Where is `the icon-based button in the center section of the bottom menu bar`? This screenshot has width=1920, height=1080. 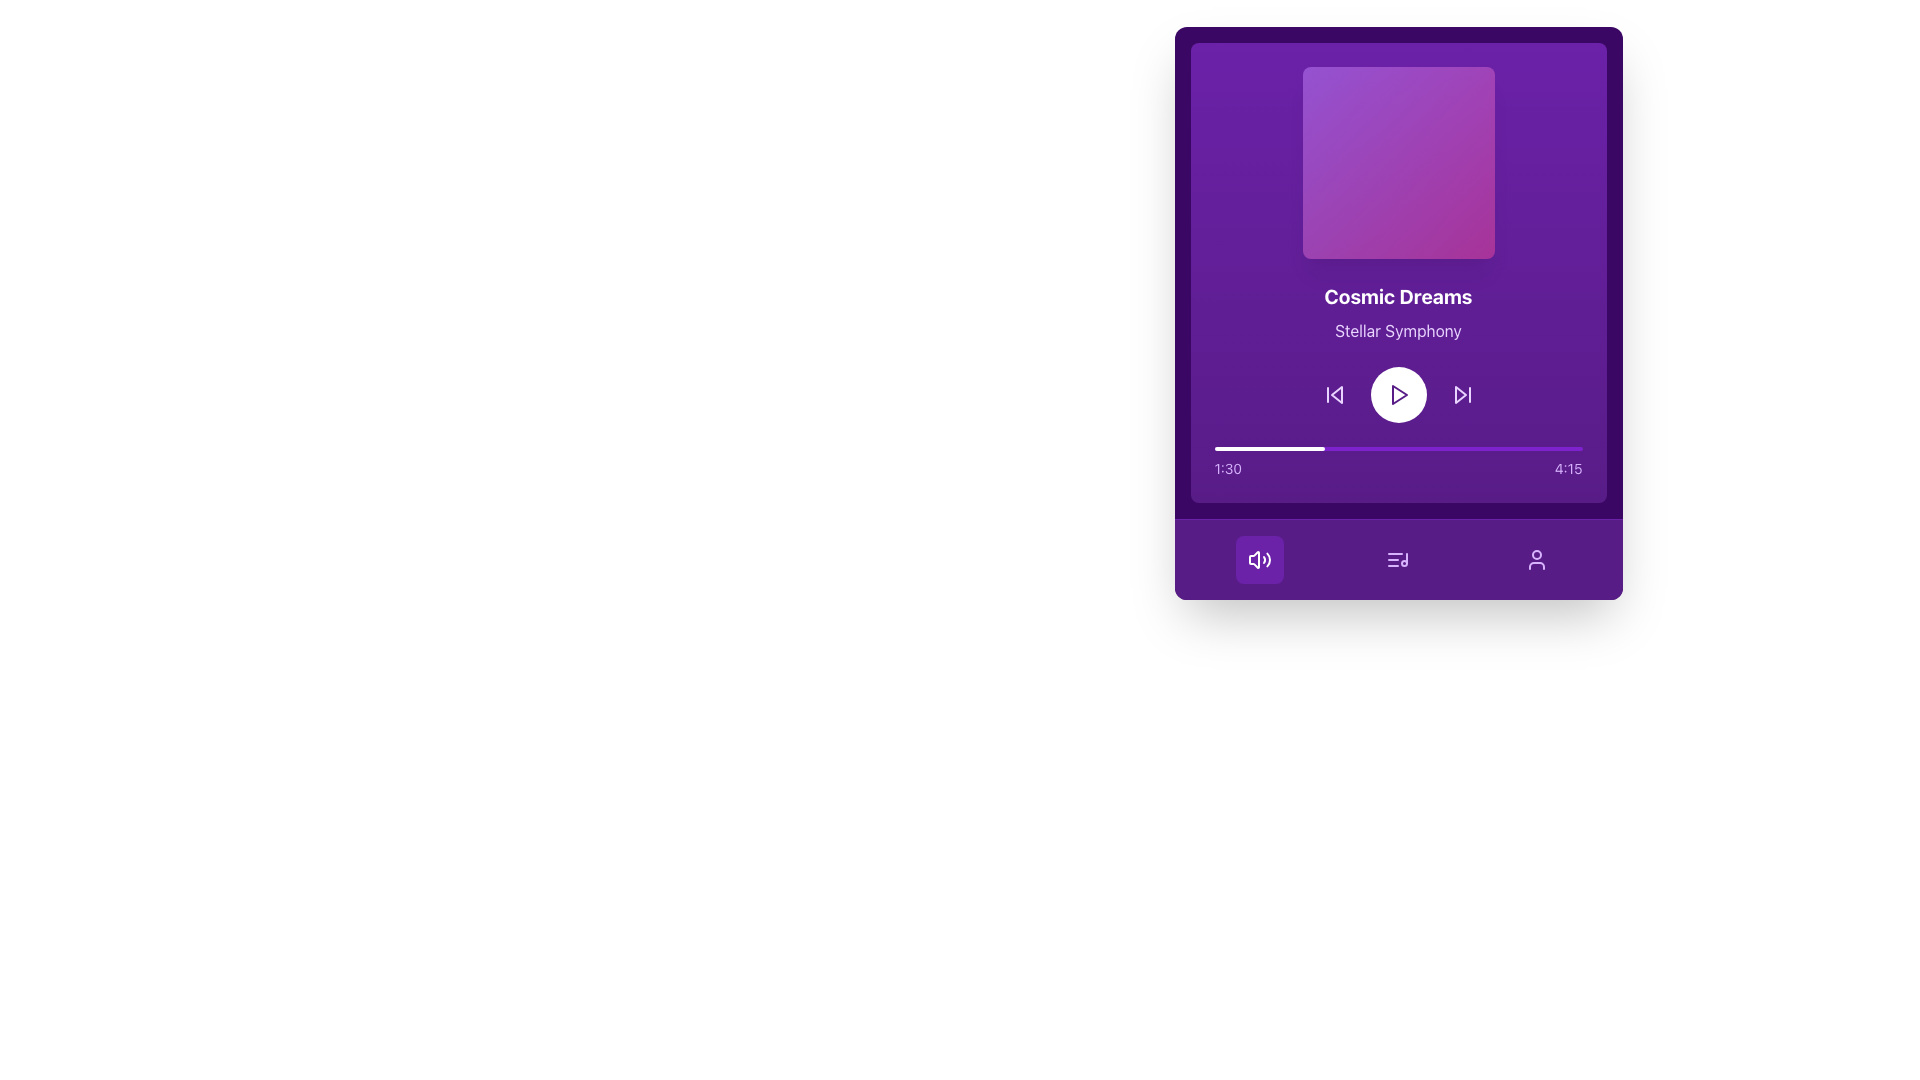
the icon-based button in the center section of the bottom menu bar is located at coordinates (1397, 559).